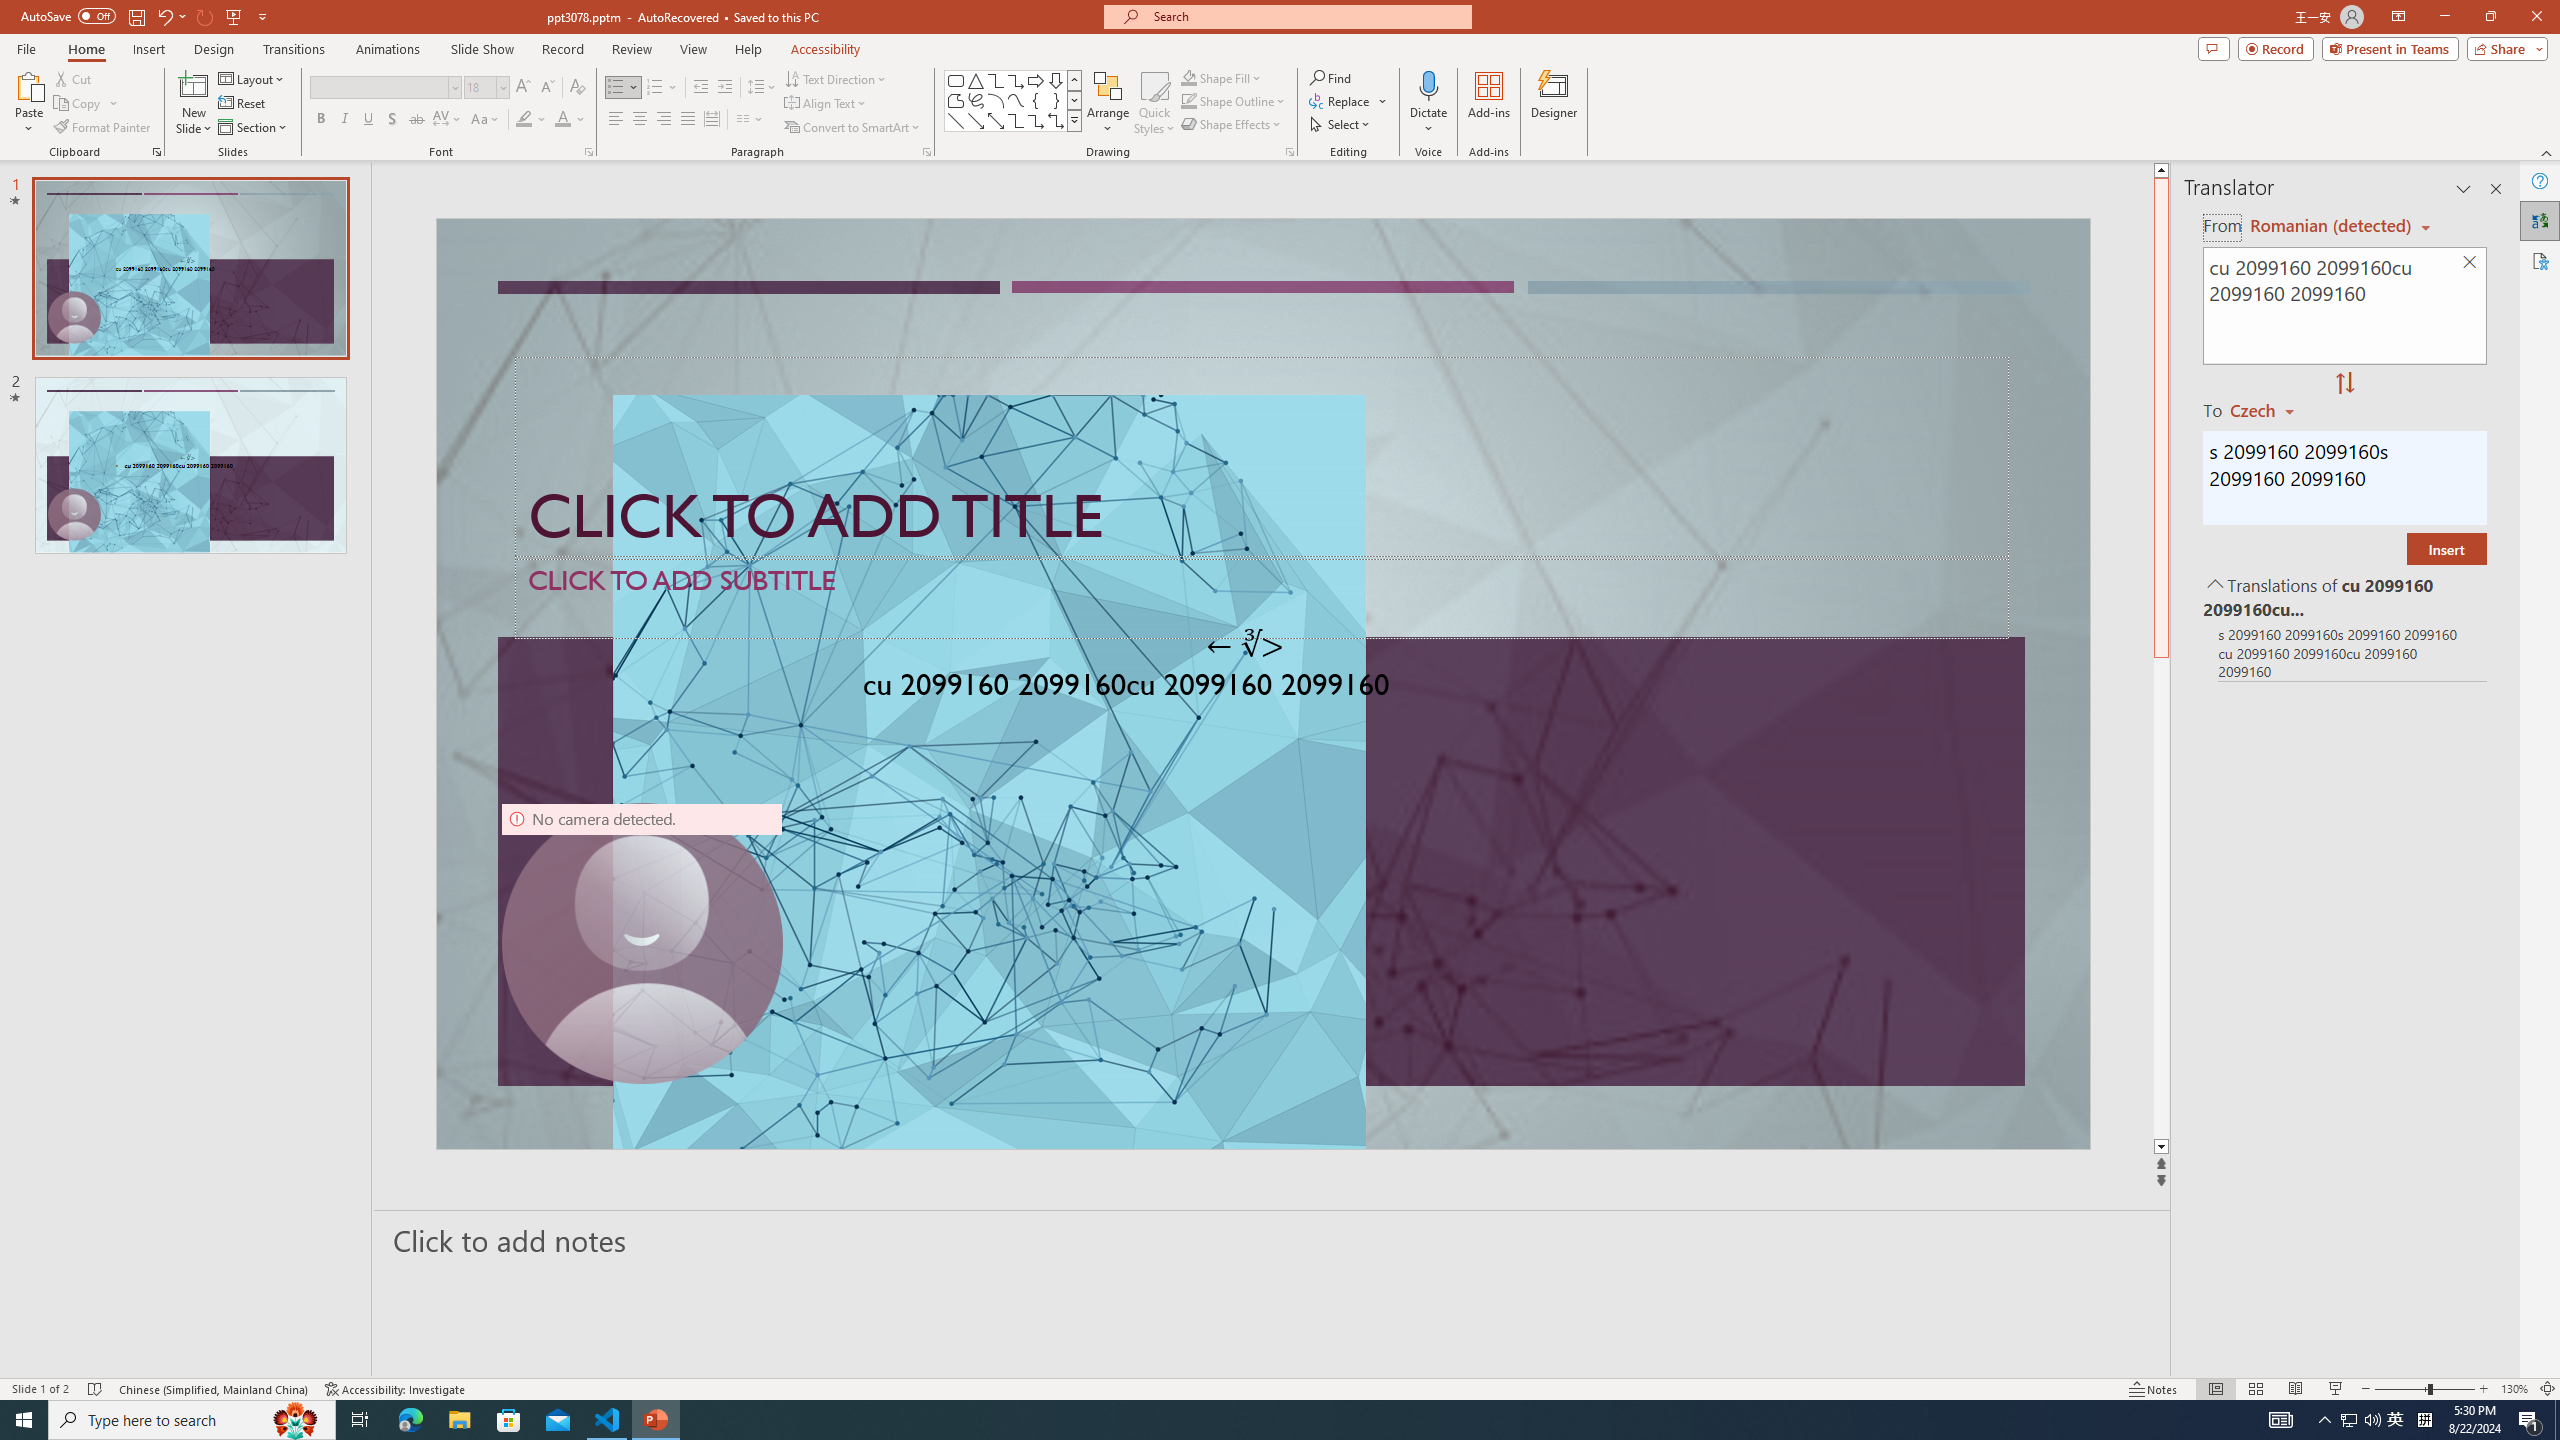 Image resolution: width=2560 pixels, height=1440 pixels. What do you see at coordinates (86, 103) in the screenshot?
I see `'Copy'` at bounding box center [86, 103].